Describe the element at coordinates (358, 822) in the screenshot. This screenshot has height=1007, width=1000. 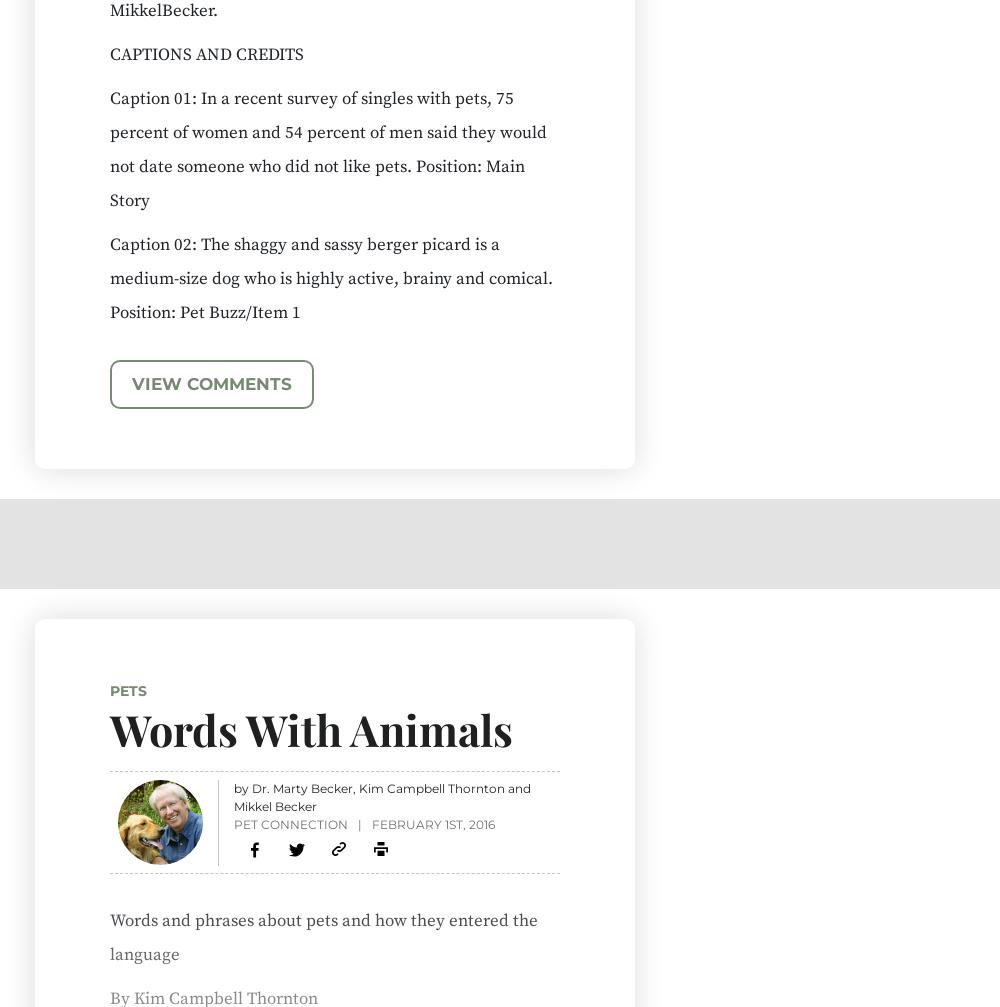
I see `'|'` at that location.